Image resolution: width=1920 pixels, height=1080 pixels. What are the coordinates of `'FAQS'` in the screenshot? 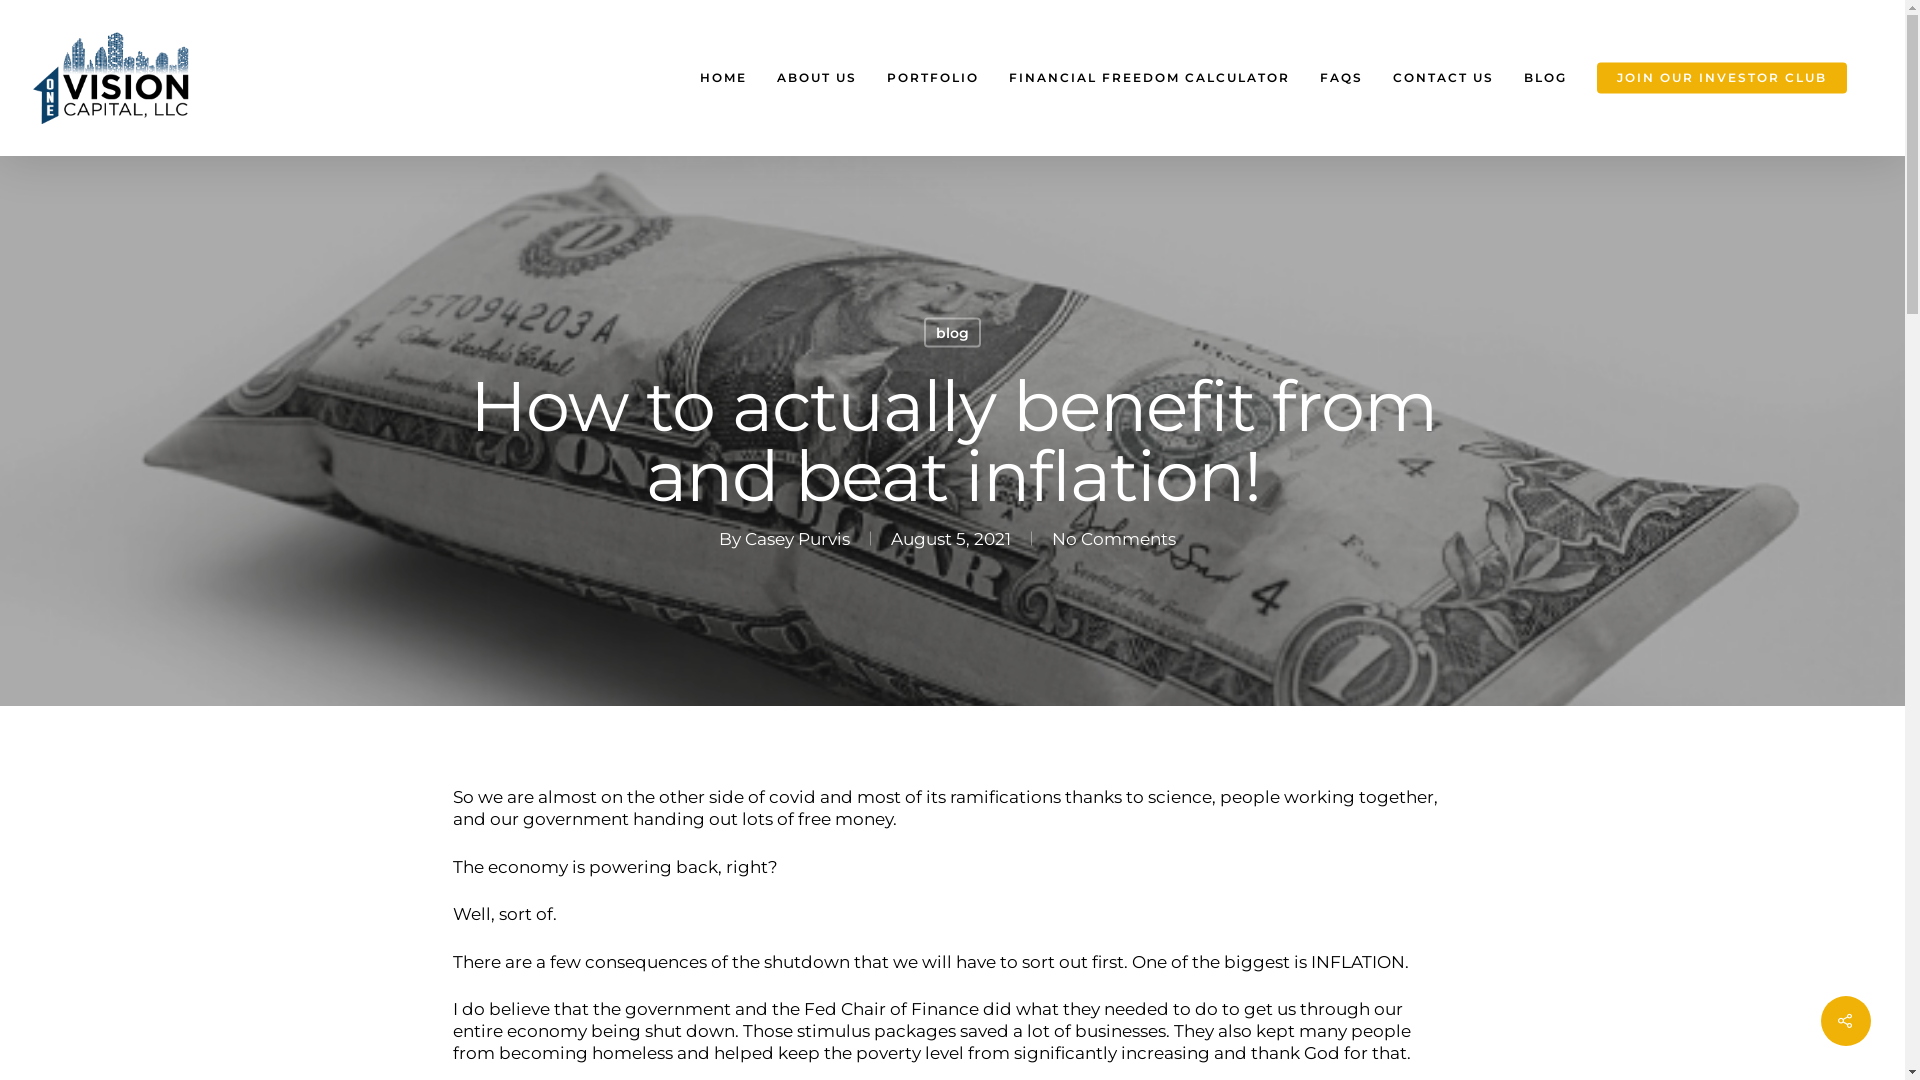 It's located at (1341, 76).